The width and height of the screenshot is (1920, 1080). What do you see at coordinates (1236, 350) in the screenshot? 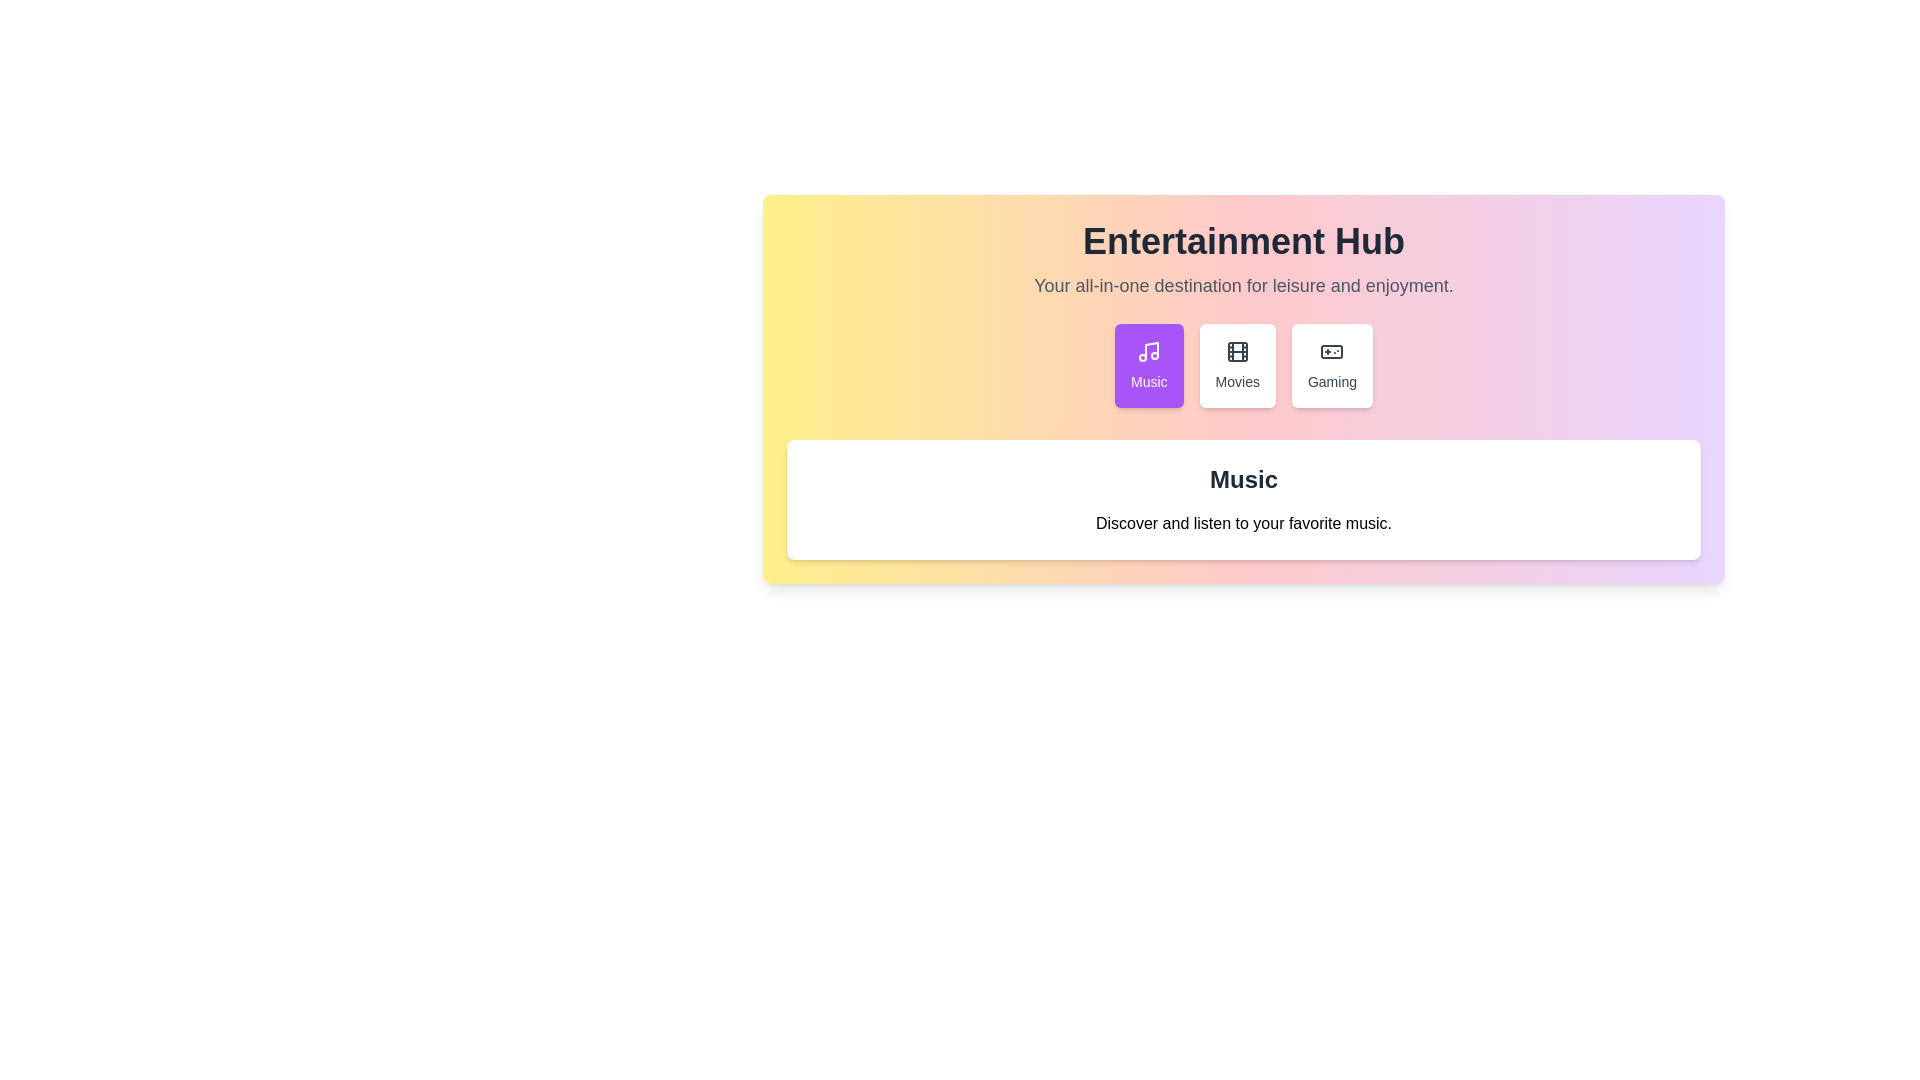
I see `the Decorative SVG rectangle that represents the 'Movies' section in the entertainment hub interface, which is centrally located within the second icon of the horizontal arrangement of three options` at bounding box center [1236, 350].